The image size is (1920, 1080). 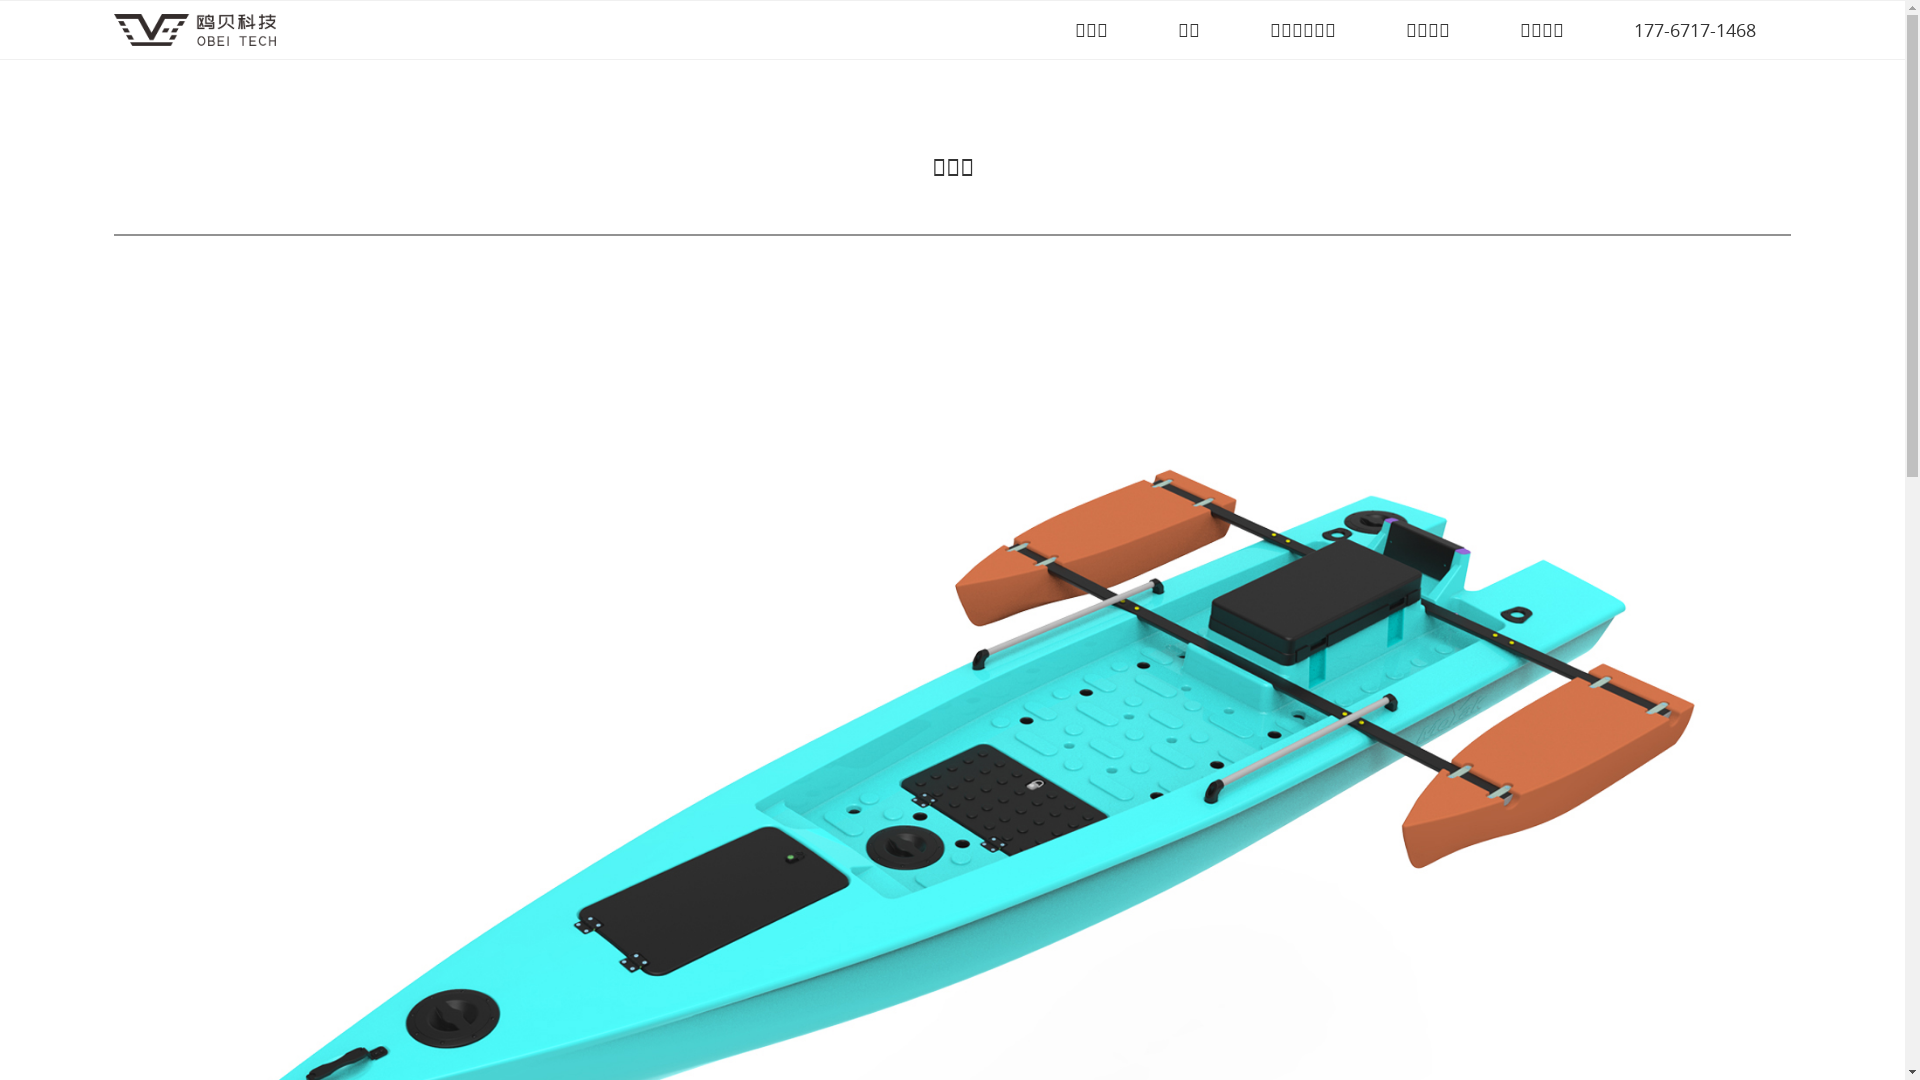 What do you see at coordinates (1618, 30) in the screenshot?
I see `'177-6717-1468'` at bounding box center [1618, 30].